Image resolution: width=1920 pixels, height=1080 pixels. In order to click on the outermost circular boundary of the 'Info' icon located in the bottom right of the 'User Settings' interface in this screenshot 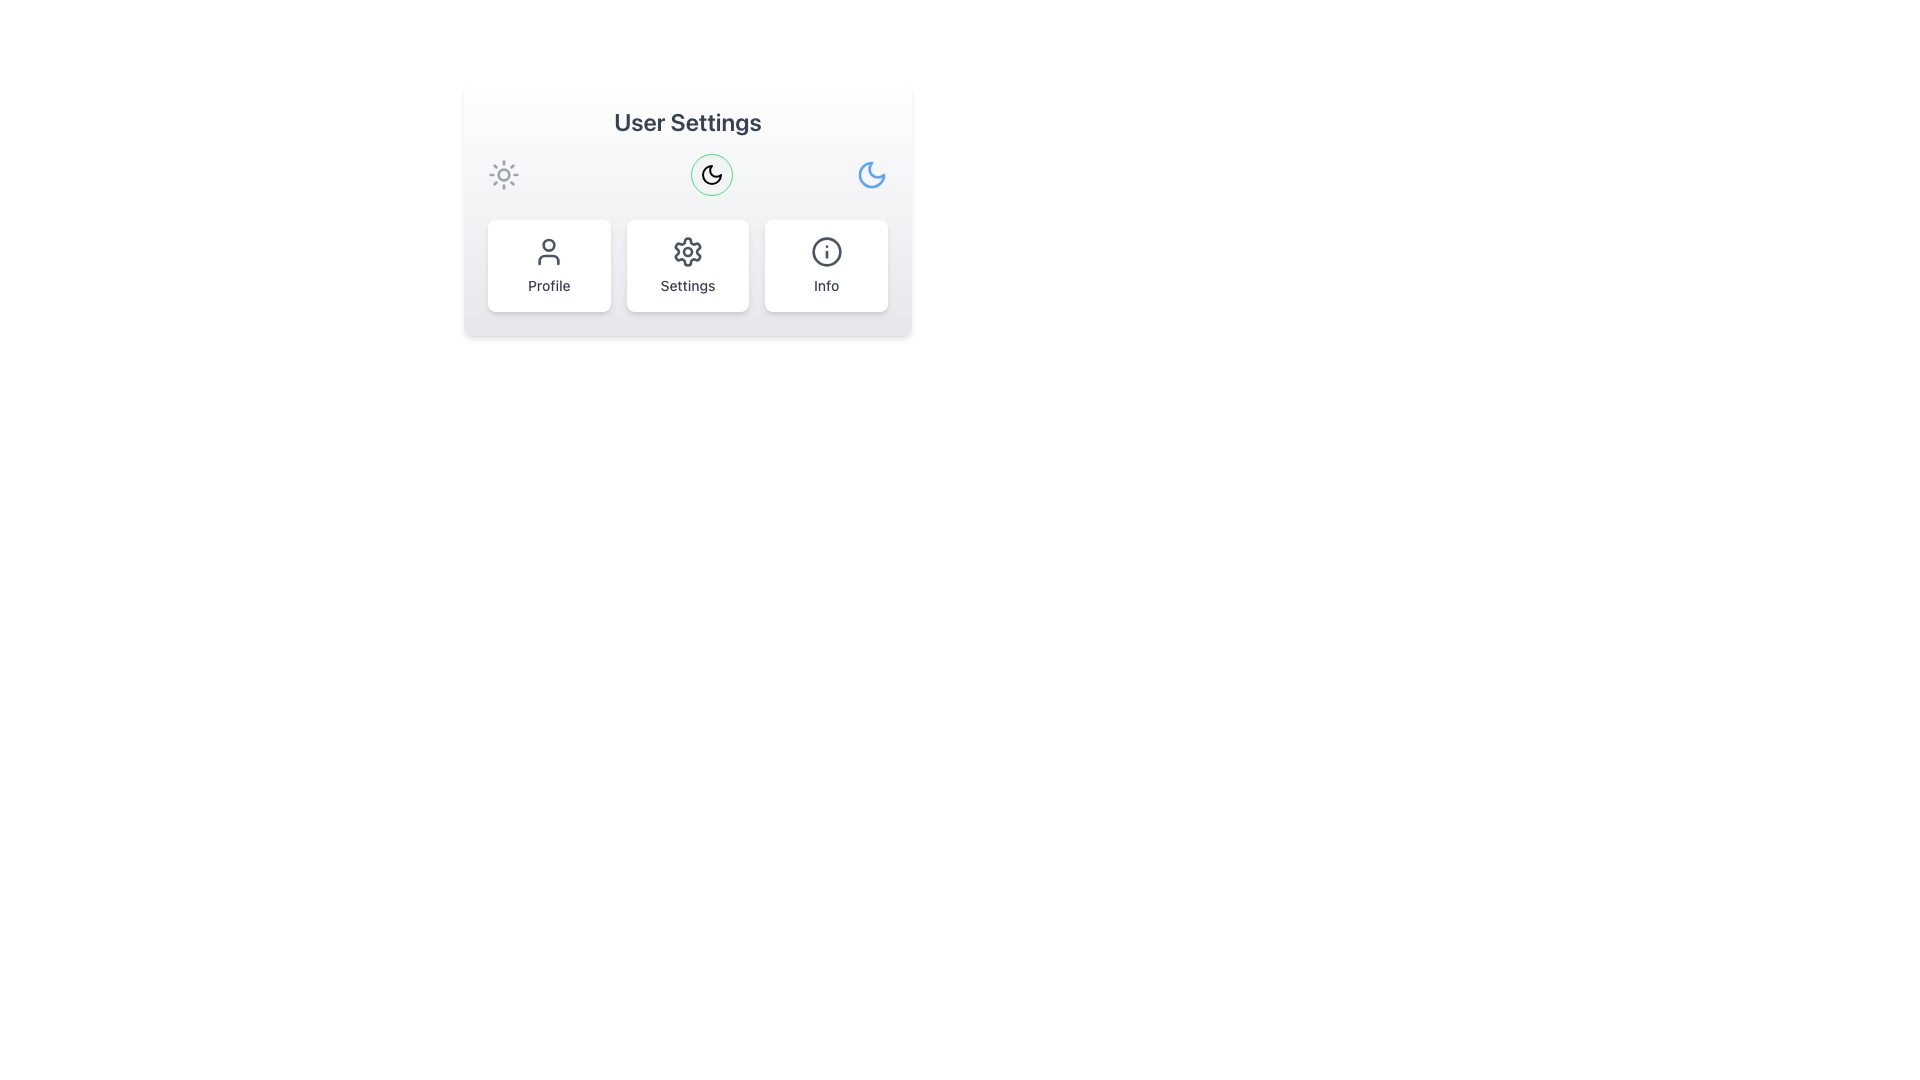, I will do `click(826, 250)`.